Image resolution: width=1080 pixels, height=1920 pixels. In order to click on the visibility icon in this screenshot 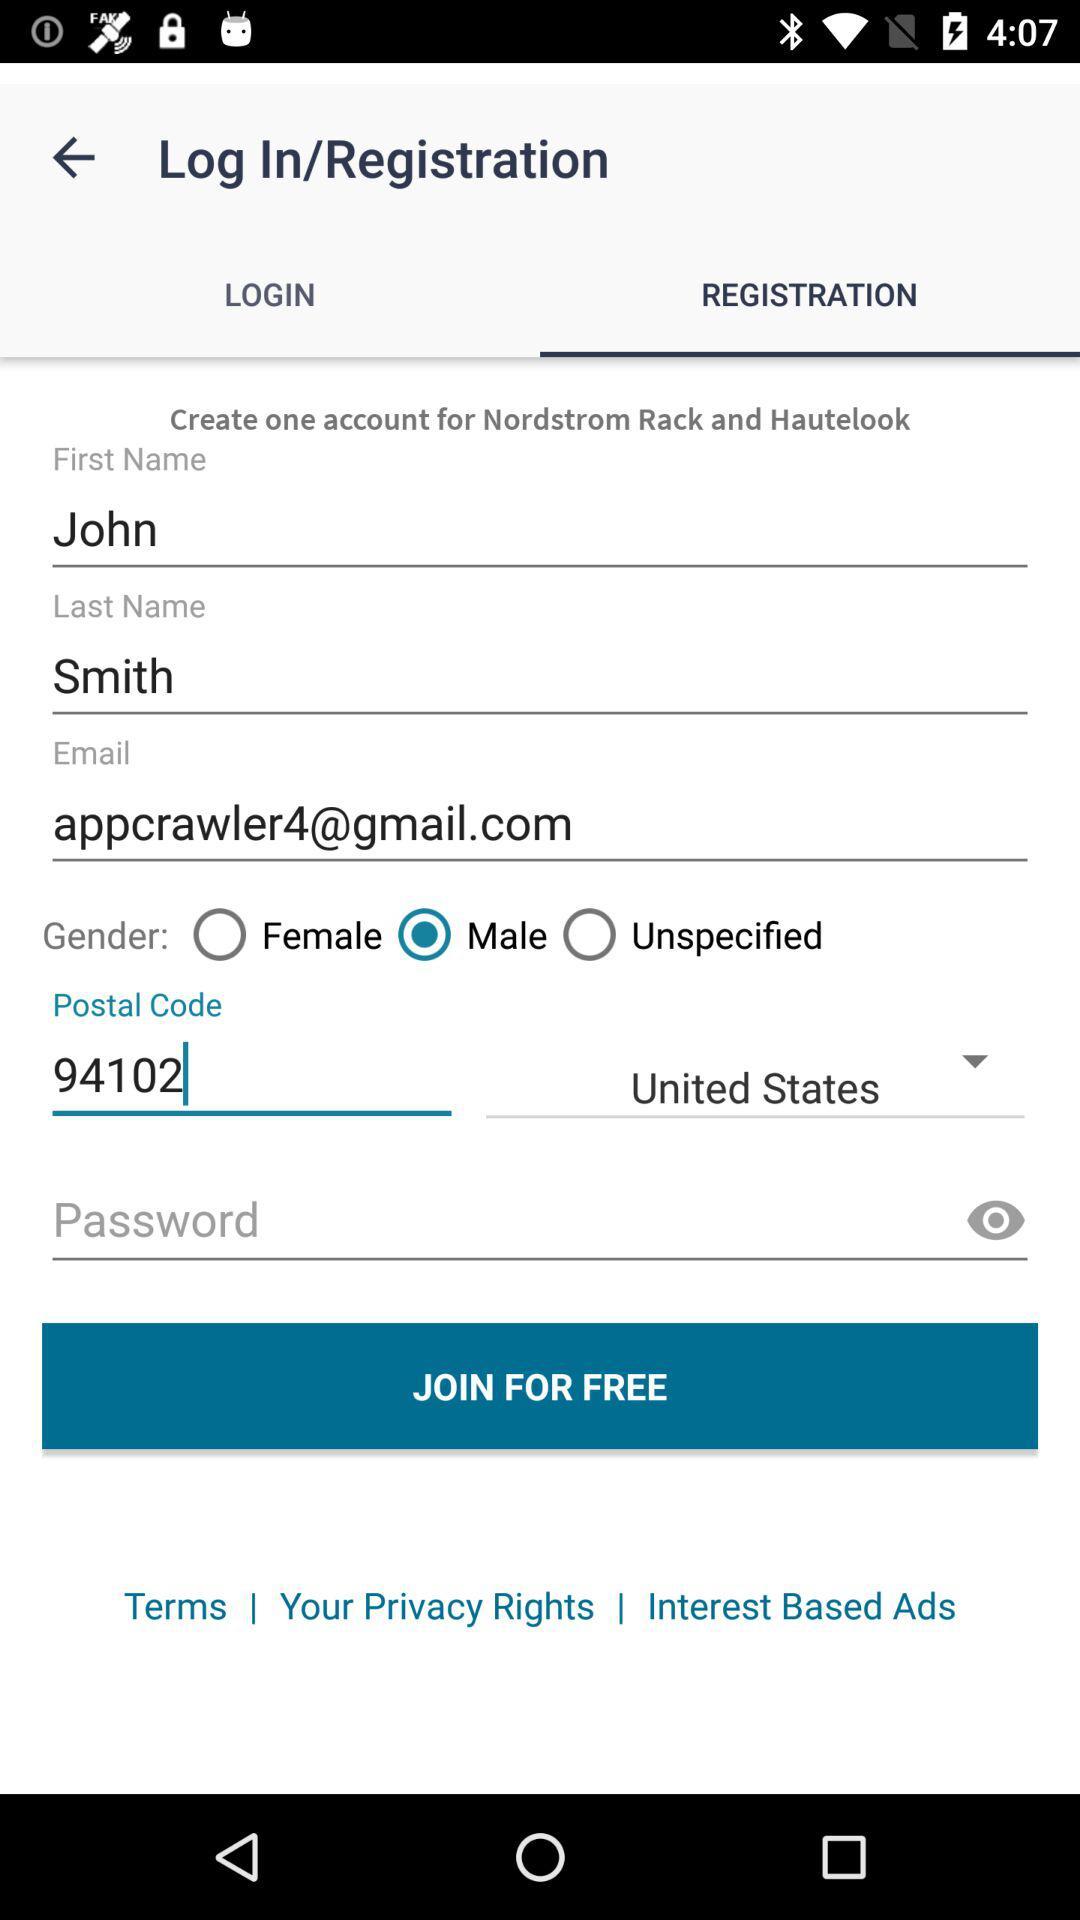, I will do `click(995, 1220)`.